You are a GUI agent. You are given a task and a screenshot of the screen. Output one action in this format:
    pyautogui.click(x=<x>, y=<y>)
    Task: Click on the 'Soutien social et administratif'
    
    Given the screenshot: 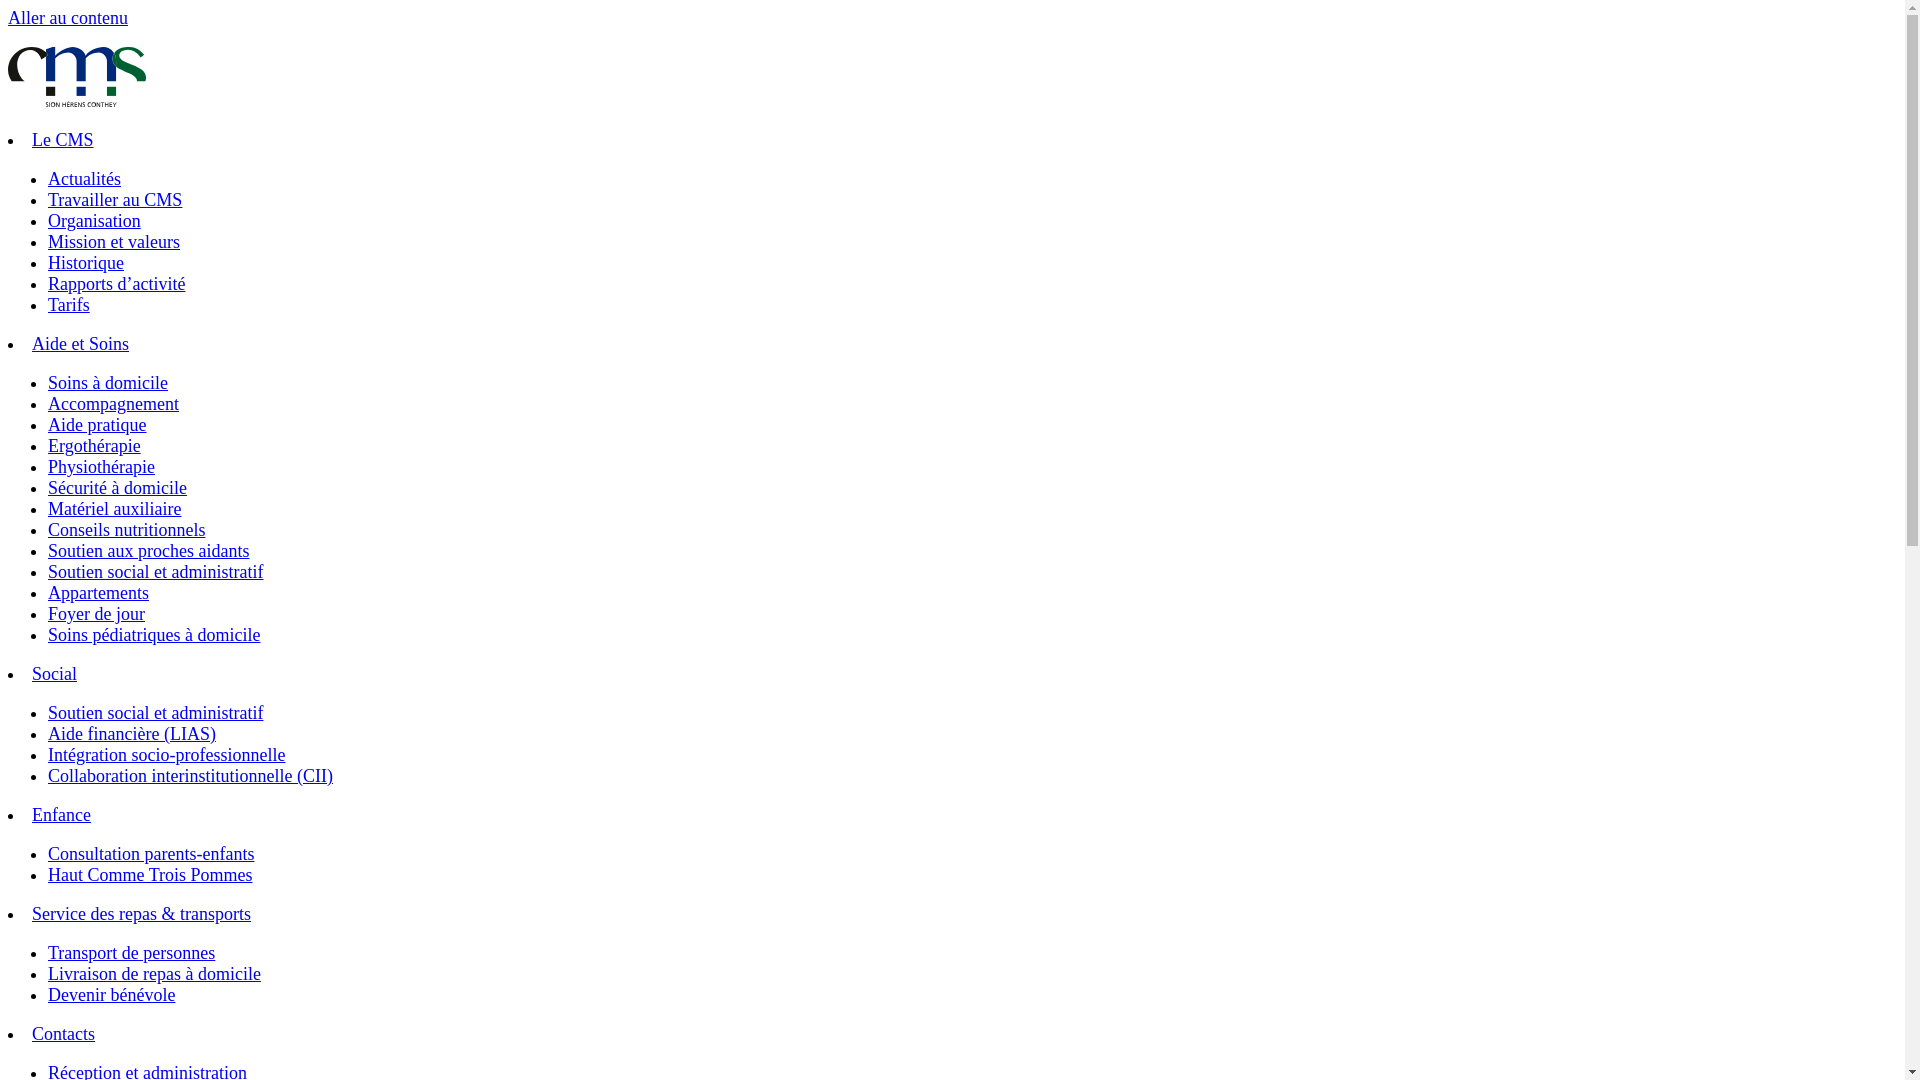 What is the action you would take?
    pyautogui.click(x=154, y=571)
    